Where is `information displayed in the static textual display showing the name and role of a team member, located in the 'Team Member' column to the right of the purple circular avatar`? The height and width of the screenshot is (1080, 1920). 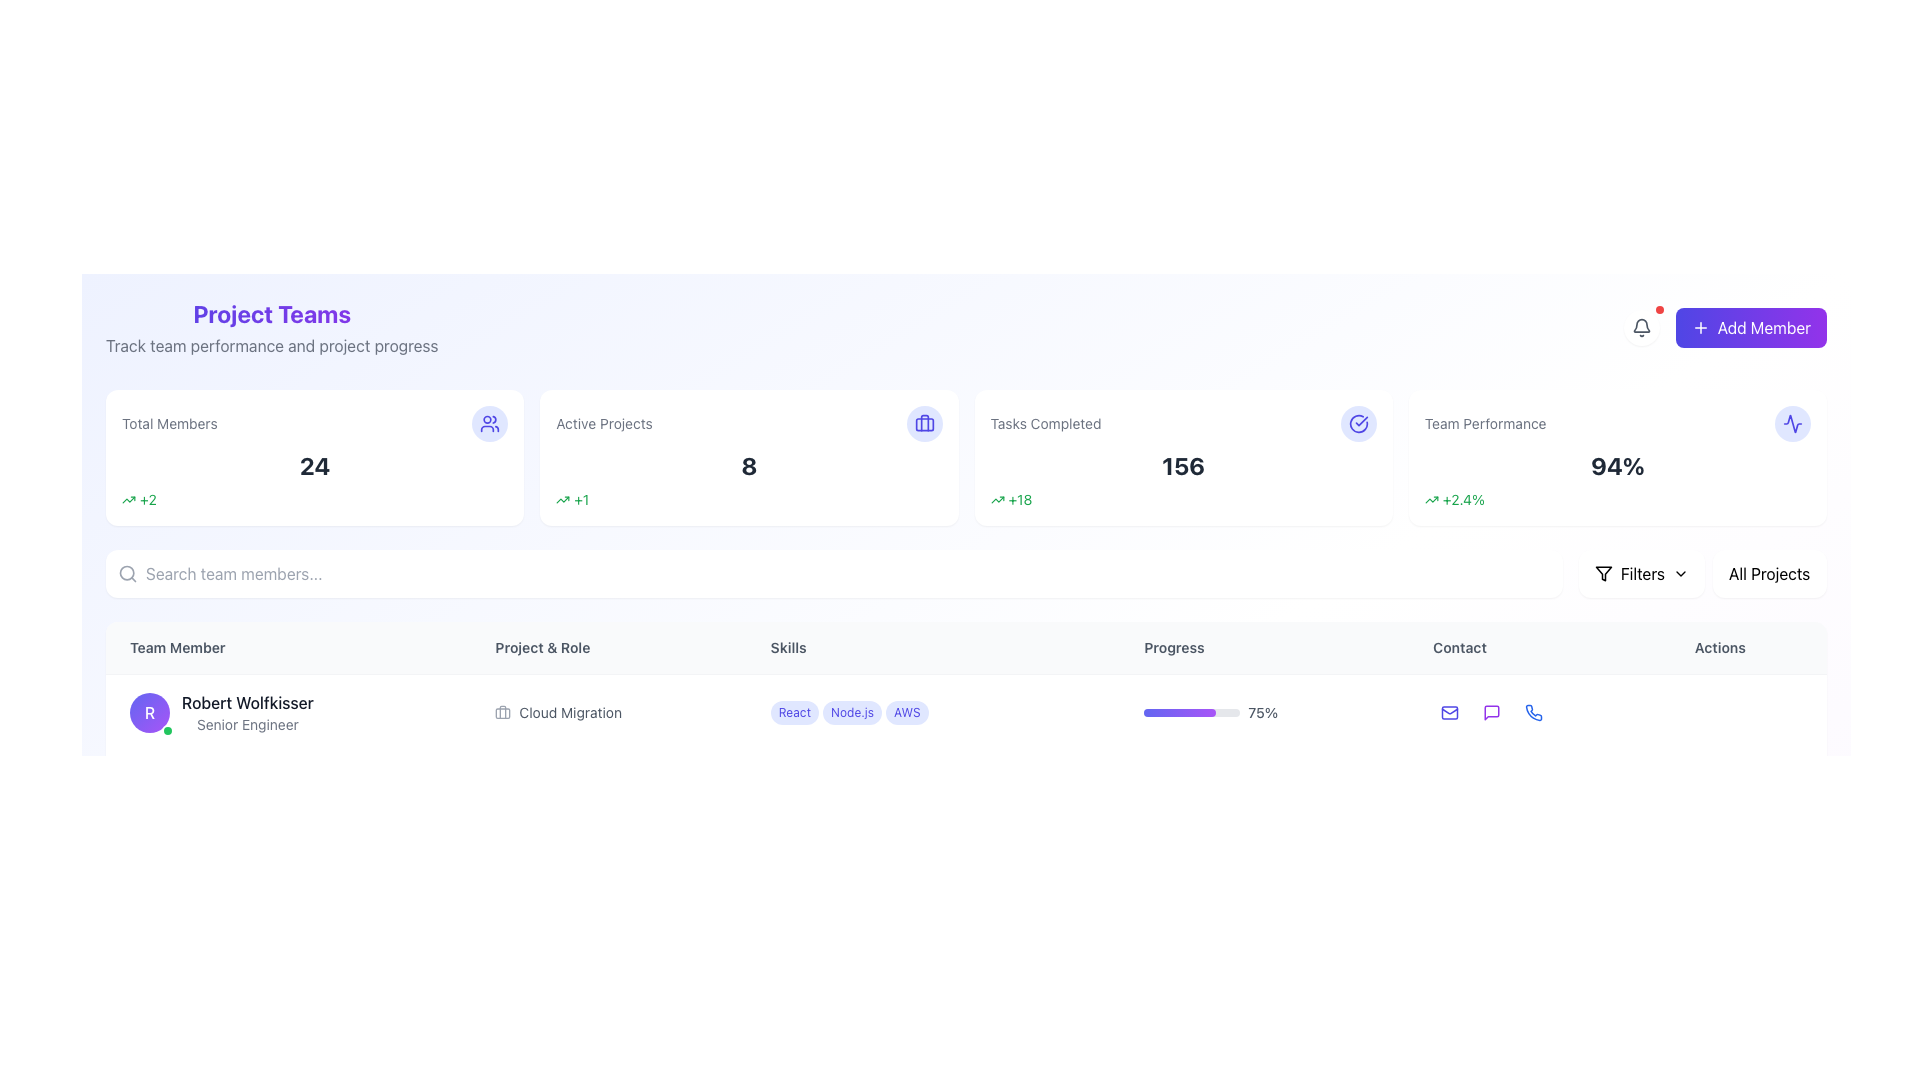 information displayed in the static textual display showing the name and role of a team member, located in the 'Team Member' column to the right of the purple circular avatar is located at coordinates (246, 712).